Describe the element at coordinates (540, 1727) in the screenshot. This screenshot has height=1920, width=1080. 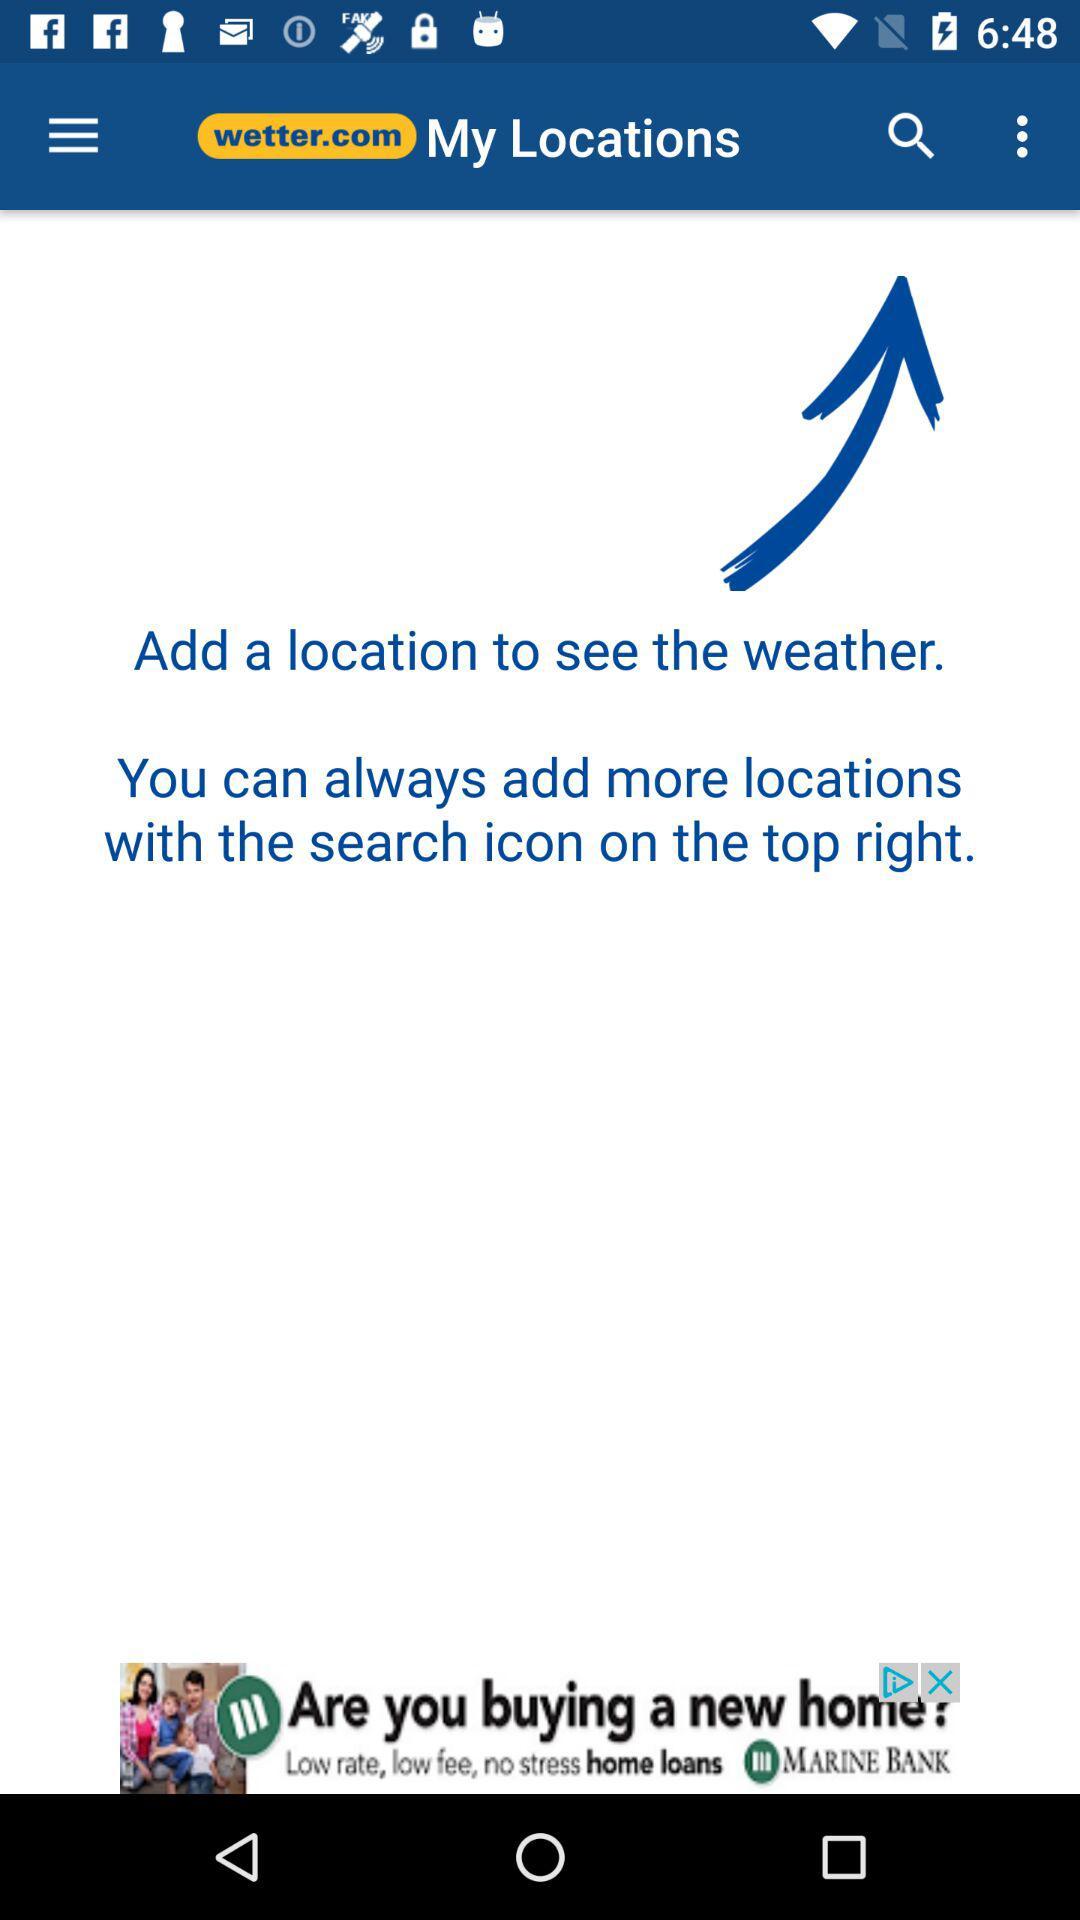
I see `open advertisement` at that location.